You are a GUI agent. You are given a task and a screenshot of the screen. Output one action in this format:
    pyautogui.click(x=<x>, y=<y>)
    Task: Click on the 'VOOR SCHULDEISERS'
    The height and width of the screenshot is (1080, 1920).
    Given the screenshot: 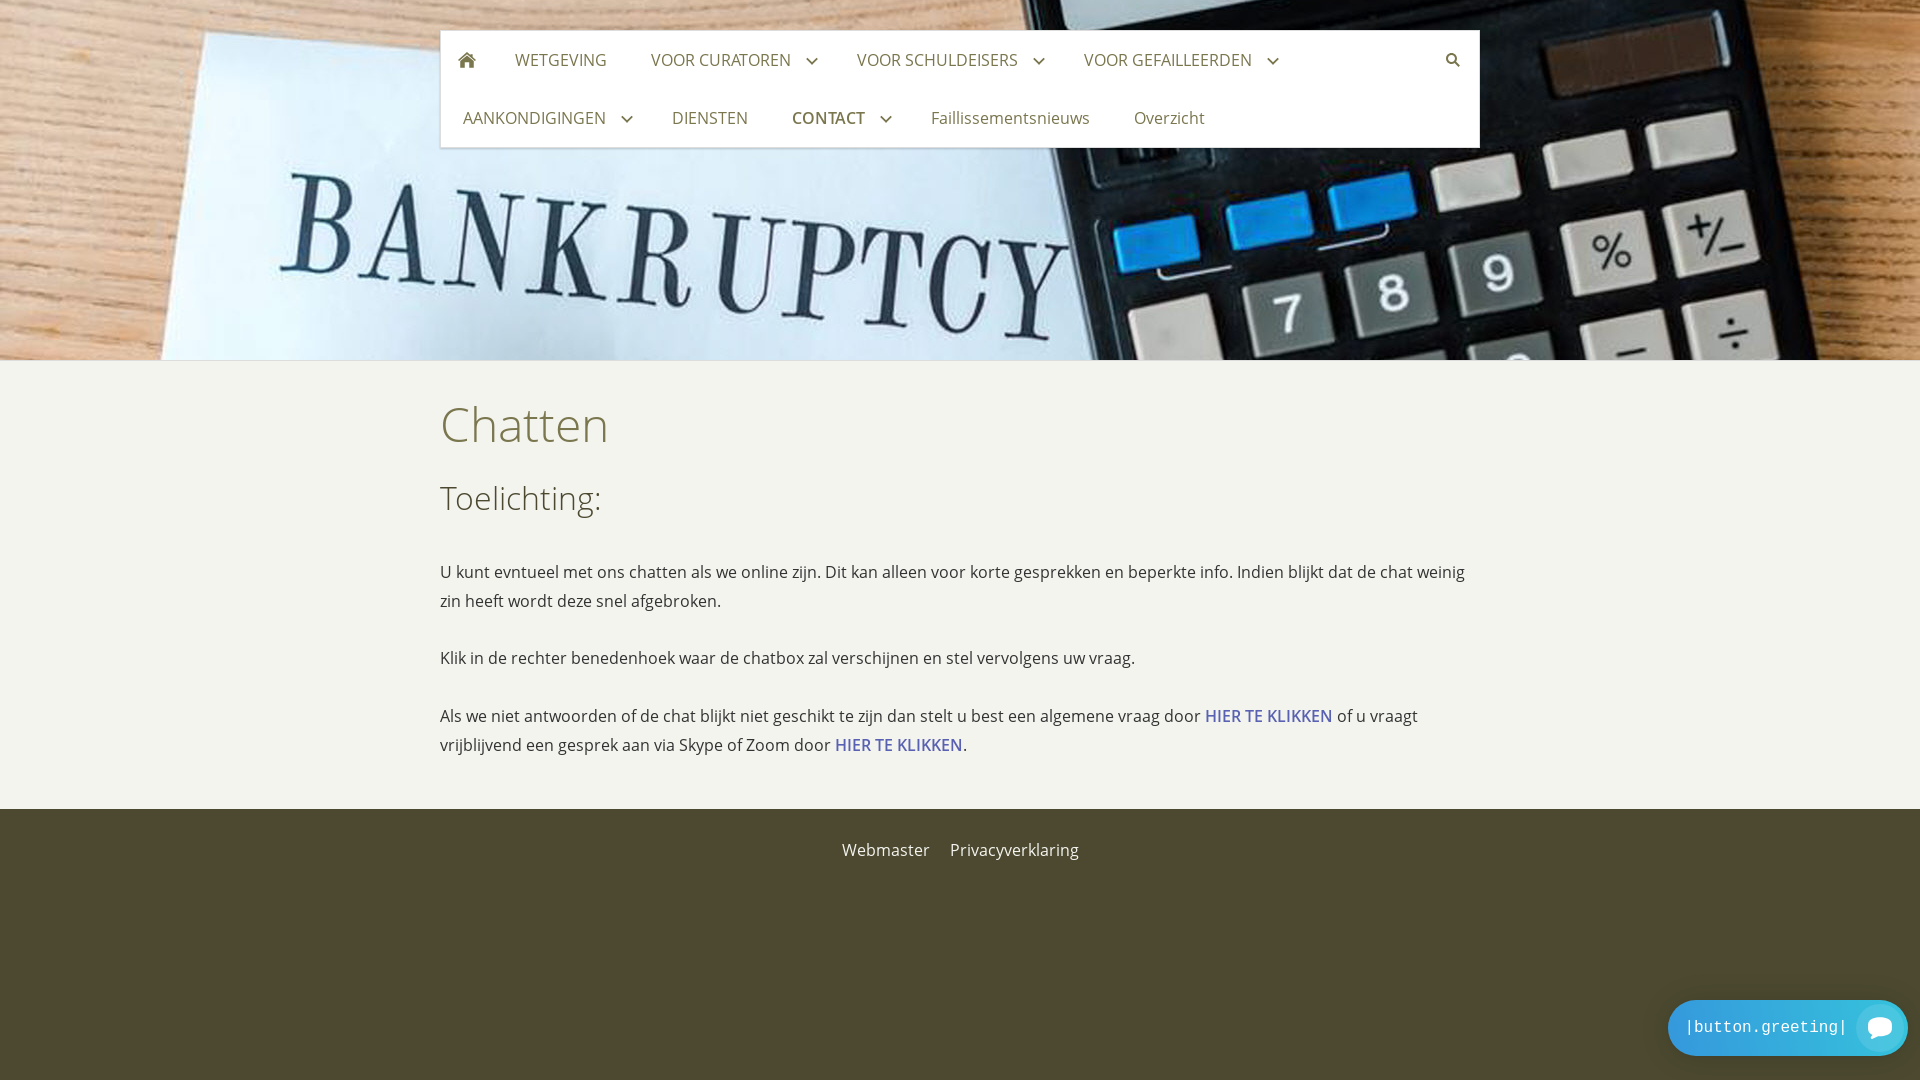 What is the action you would take?
    pyautogui.click(x=947, y=59)
    